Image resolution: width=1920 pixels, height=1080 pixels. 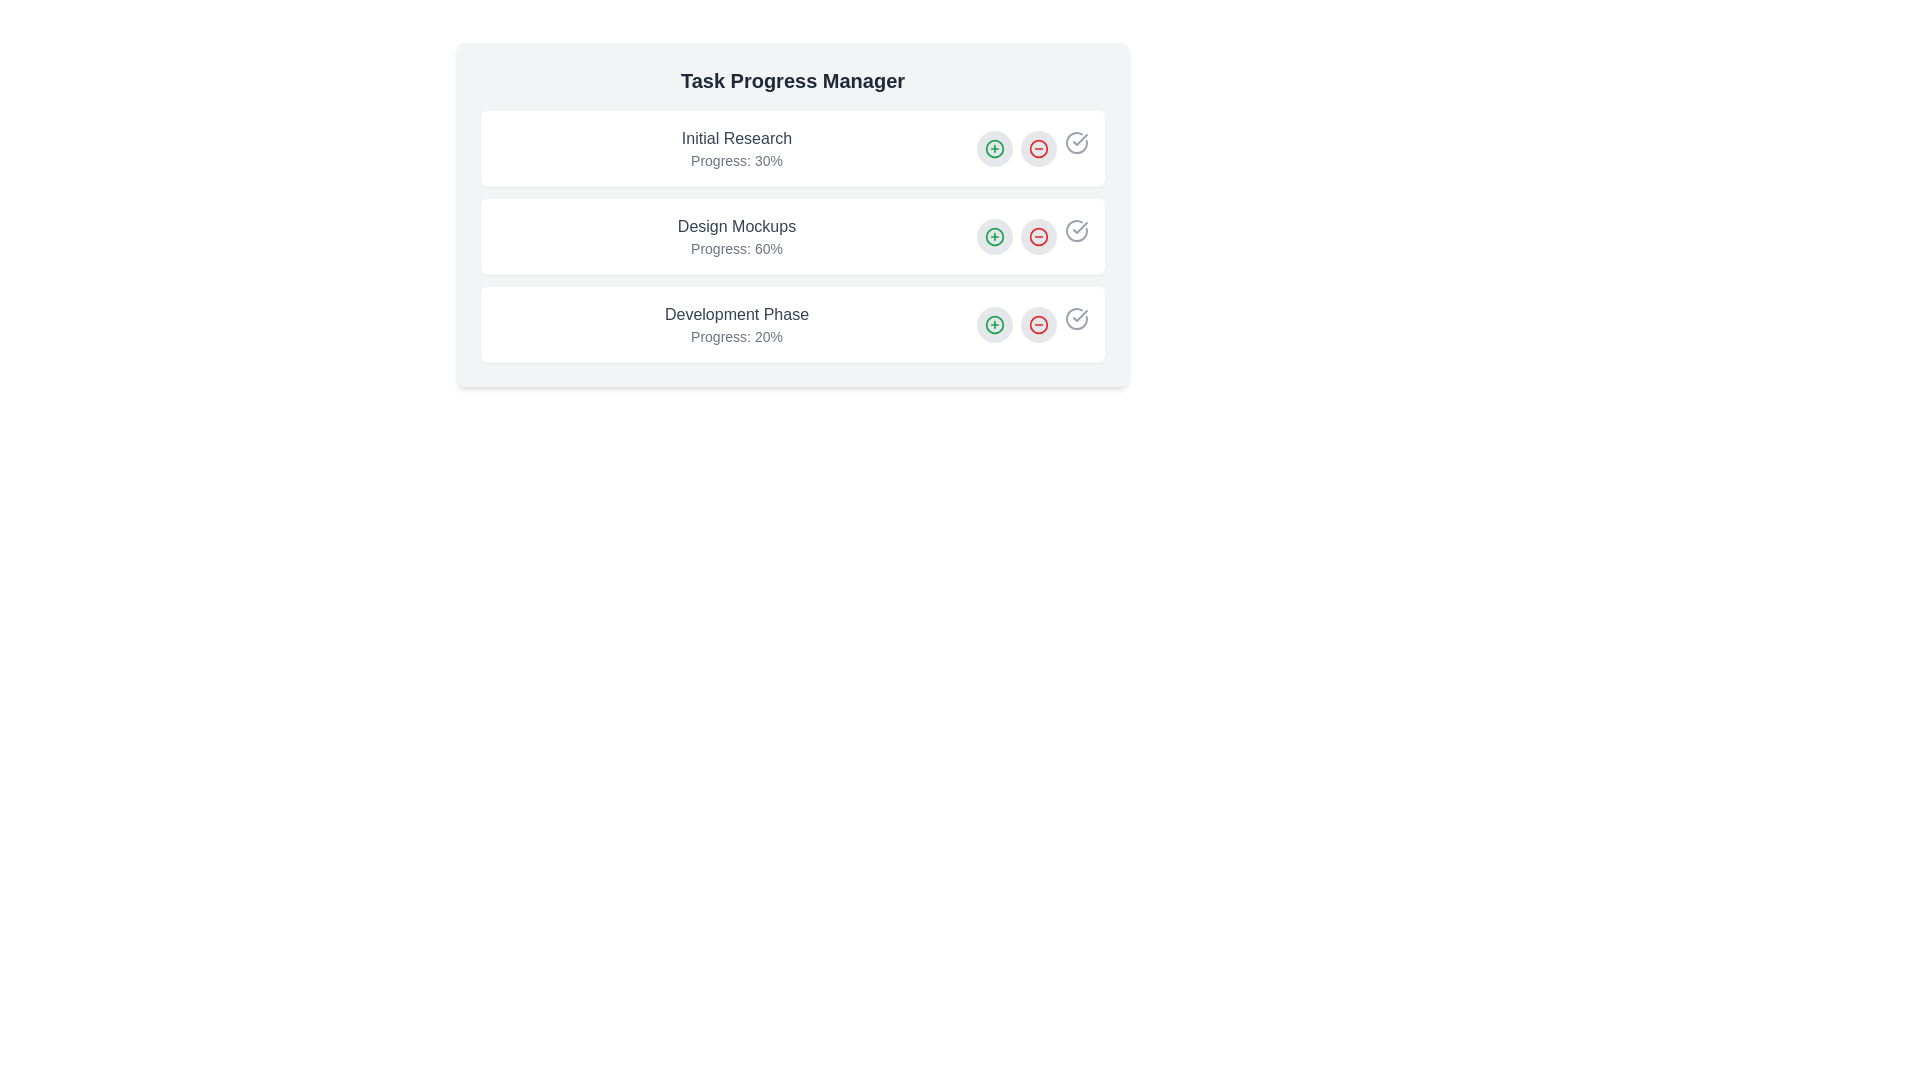 What do you see at coordinates (1075, 318) in the screenshot?
I see `the last icon in the horizontal arrangement of icons for the 'Development Phase' task` at bounding box center [1075, 318].